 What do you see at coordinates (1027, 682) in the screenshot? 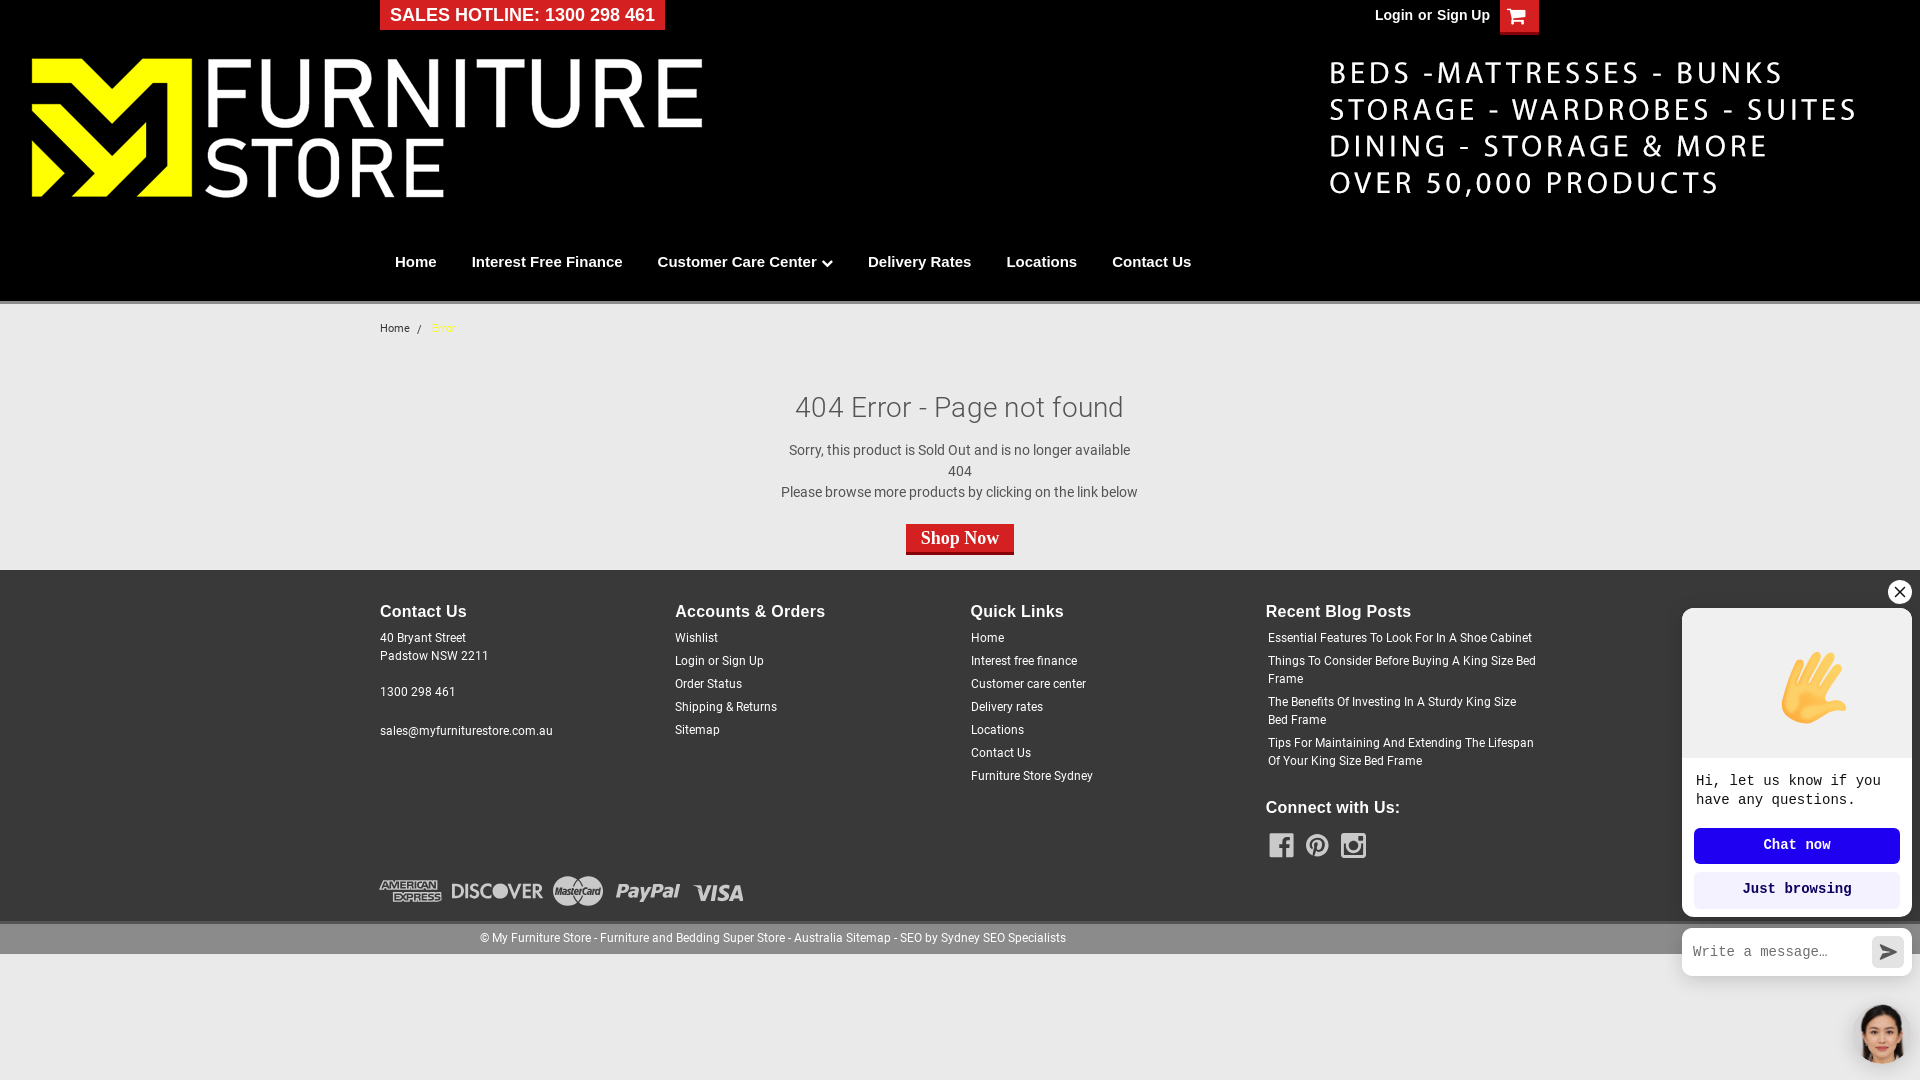
I see `'Customer care center'` at bounding box center [1027, 682].